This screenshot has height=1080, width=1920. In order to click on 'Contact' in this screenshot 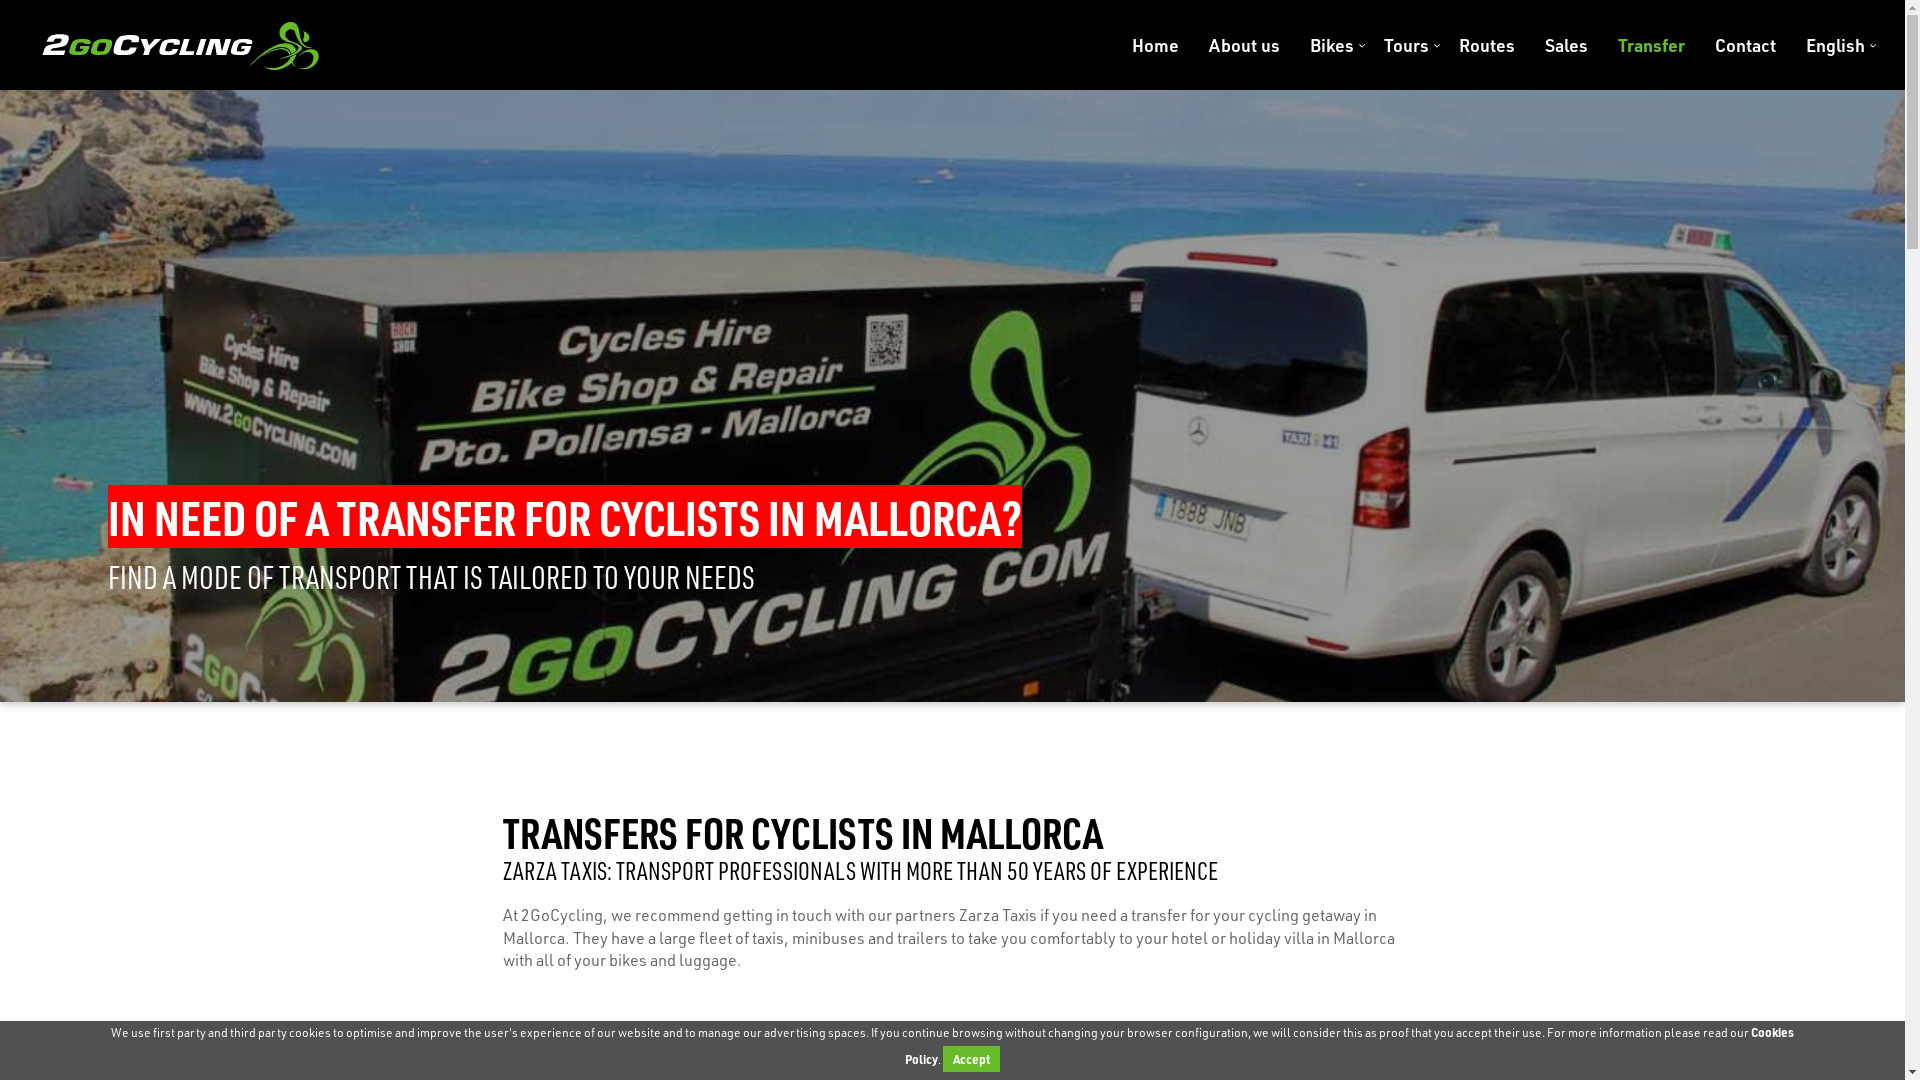, I will do `click(1744, 45)`.